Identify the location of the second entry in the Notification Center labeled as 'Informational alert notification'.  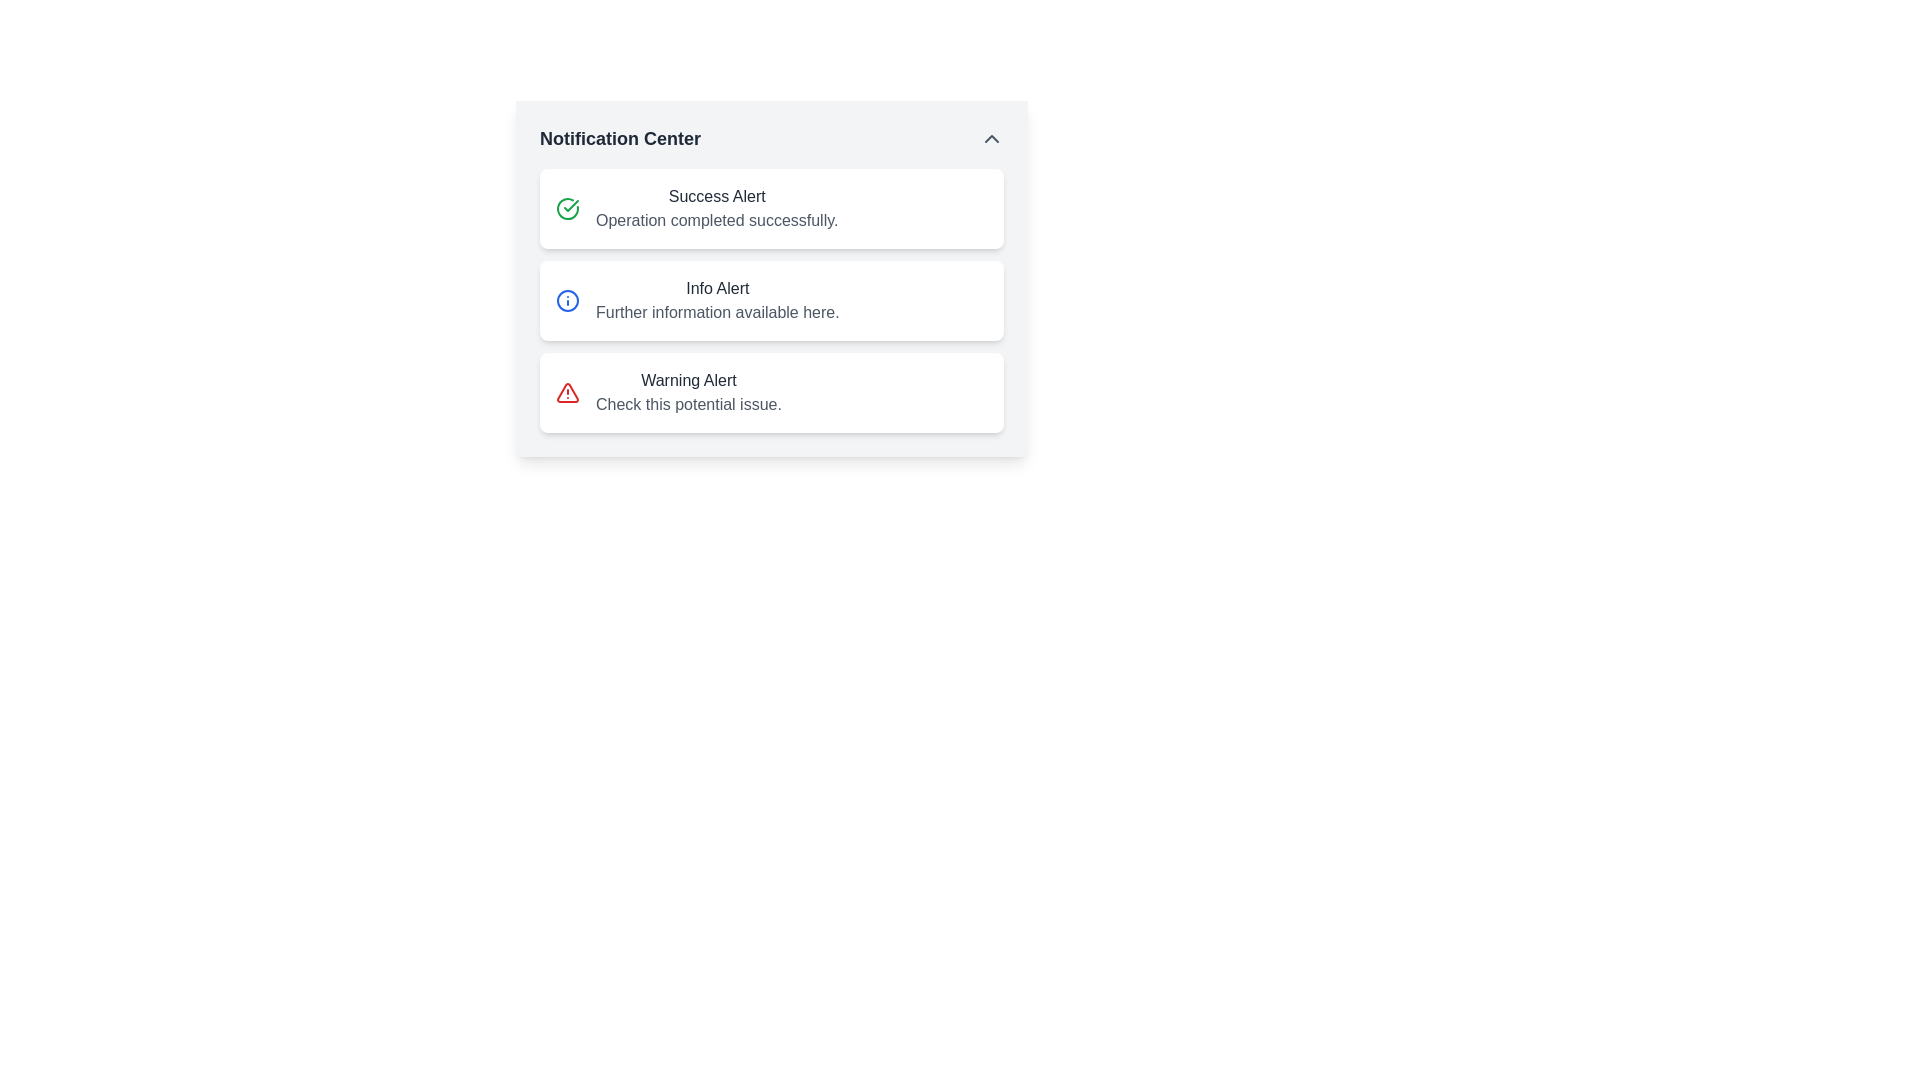
(717, 300).